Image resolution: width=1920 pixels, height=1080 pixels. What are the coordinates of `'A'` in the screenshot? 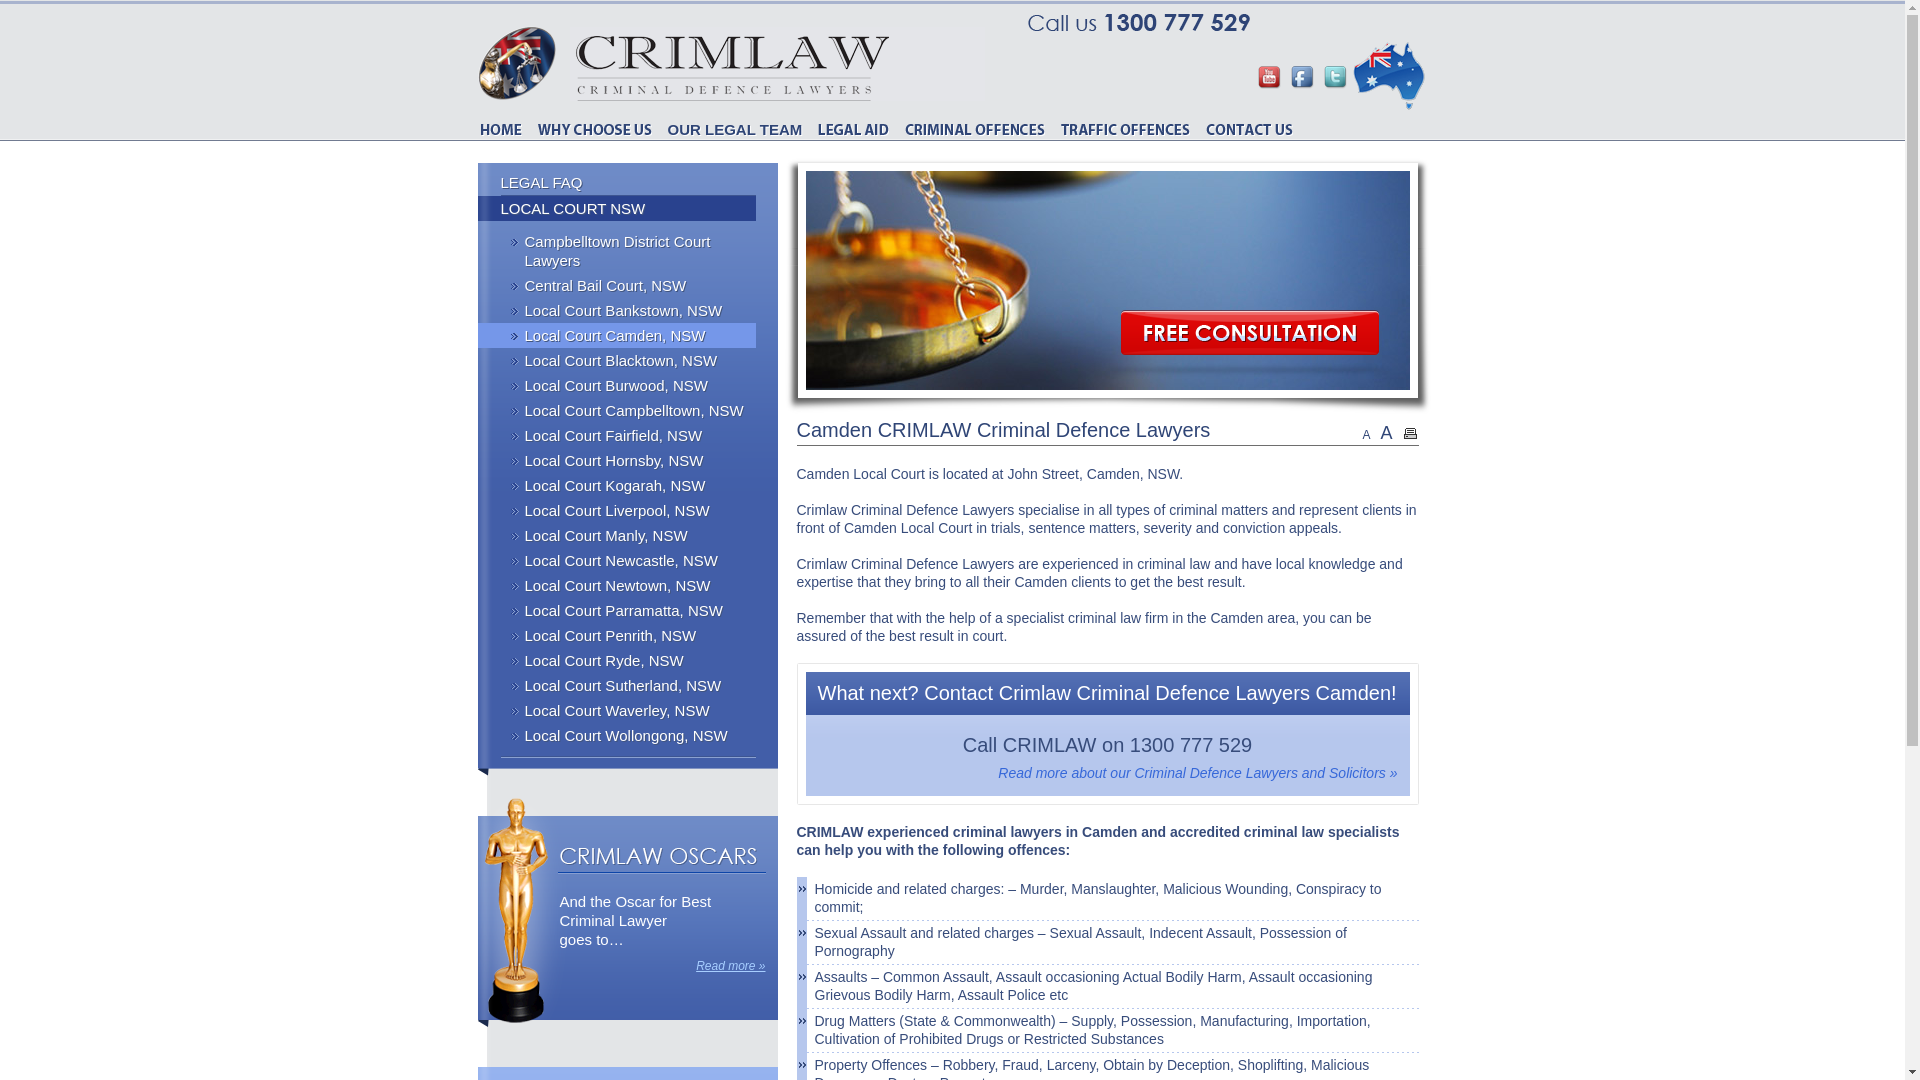 It's located at (1365, 434).